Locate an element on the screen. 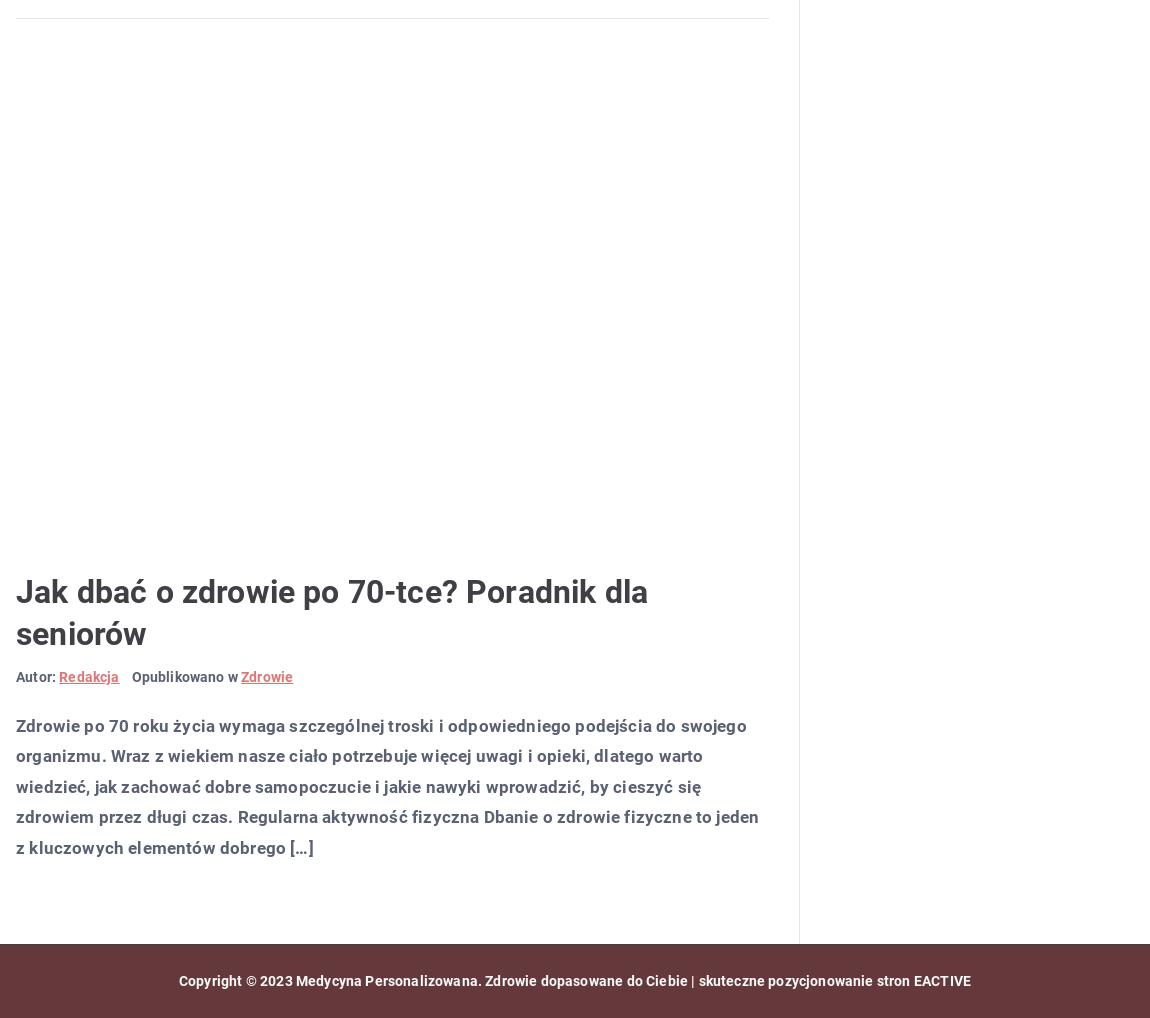 Image resolution: width=1150 pixels, height=1018 pixels. 'Opublikowano w' is located at coordinates (184, 676).